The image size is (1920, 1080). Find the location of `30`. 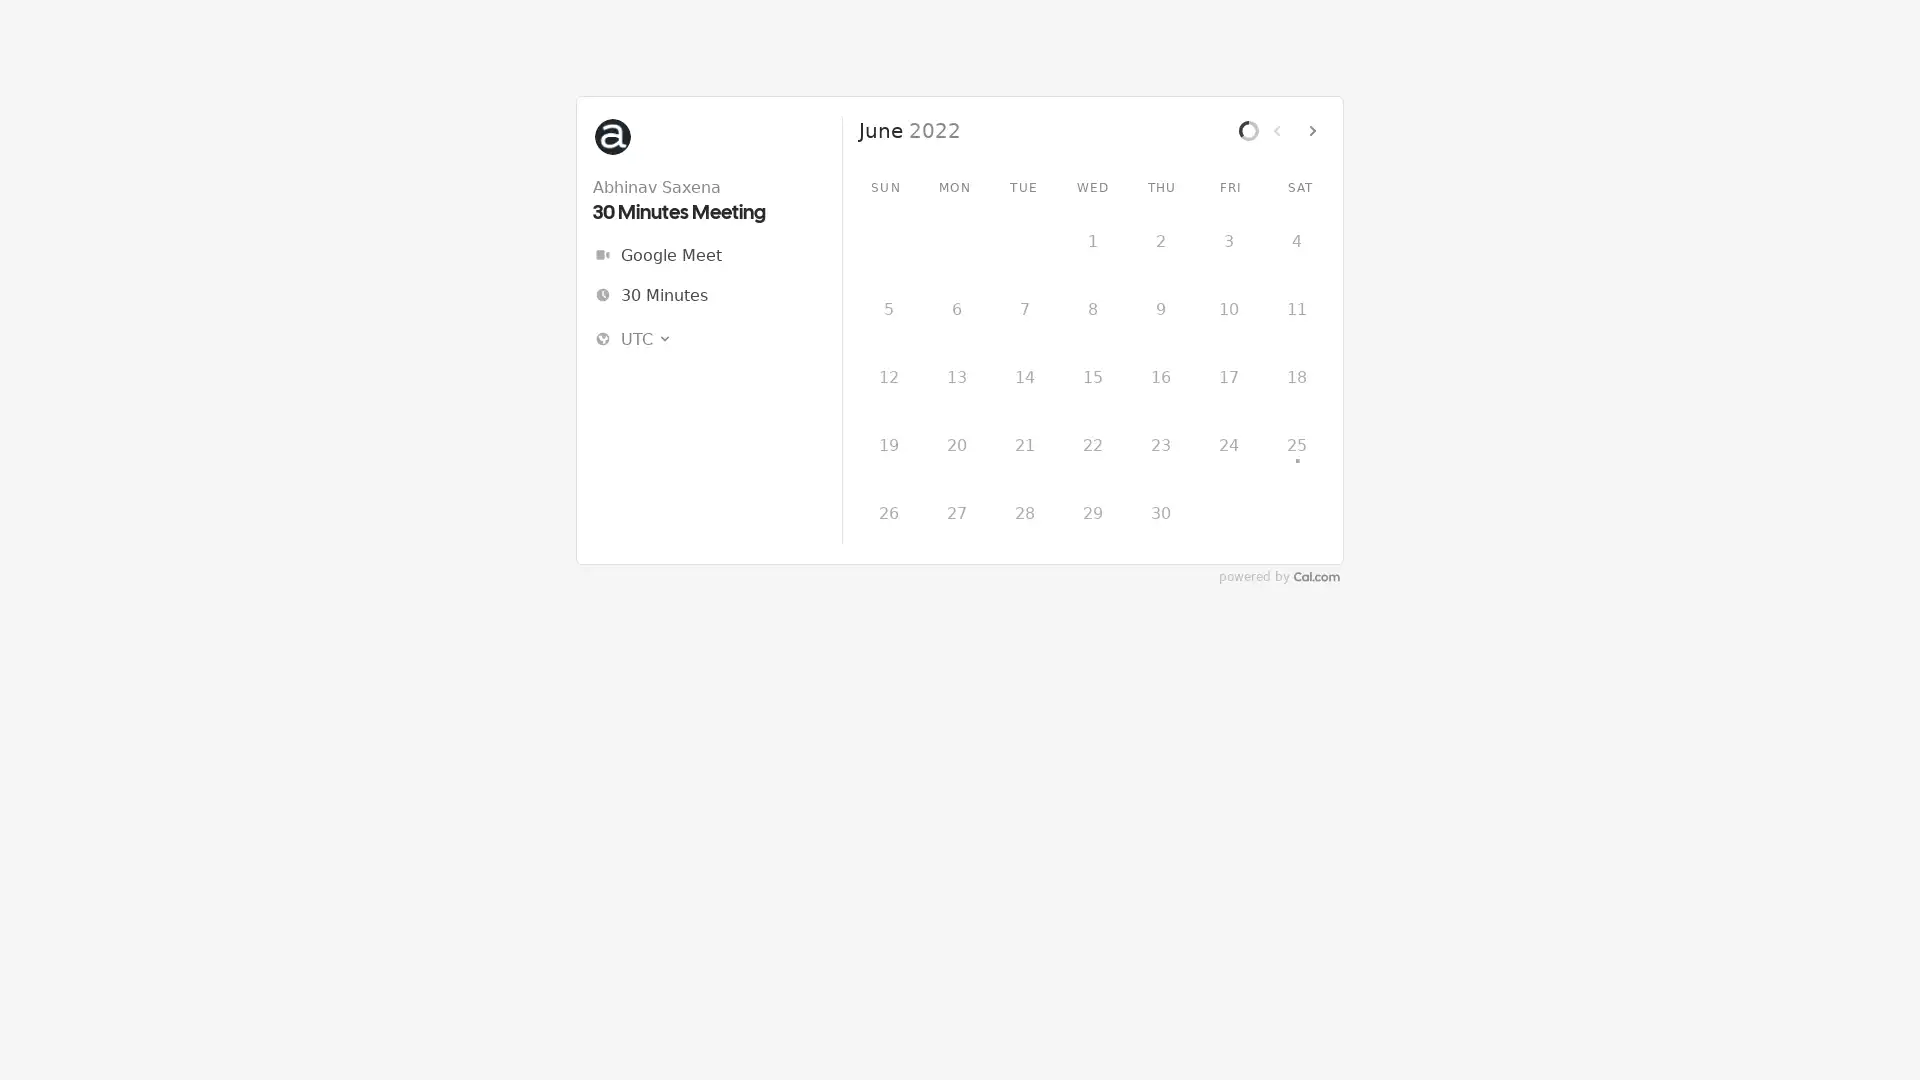

30 is located at coordinates (1161, 512).